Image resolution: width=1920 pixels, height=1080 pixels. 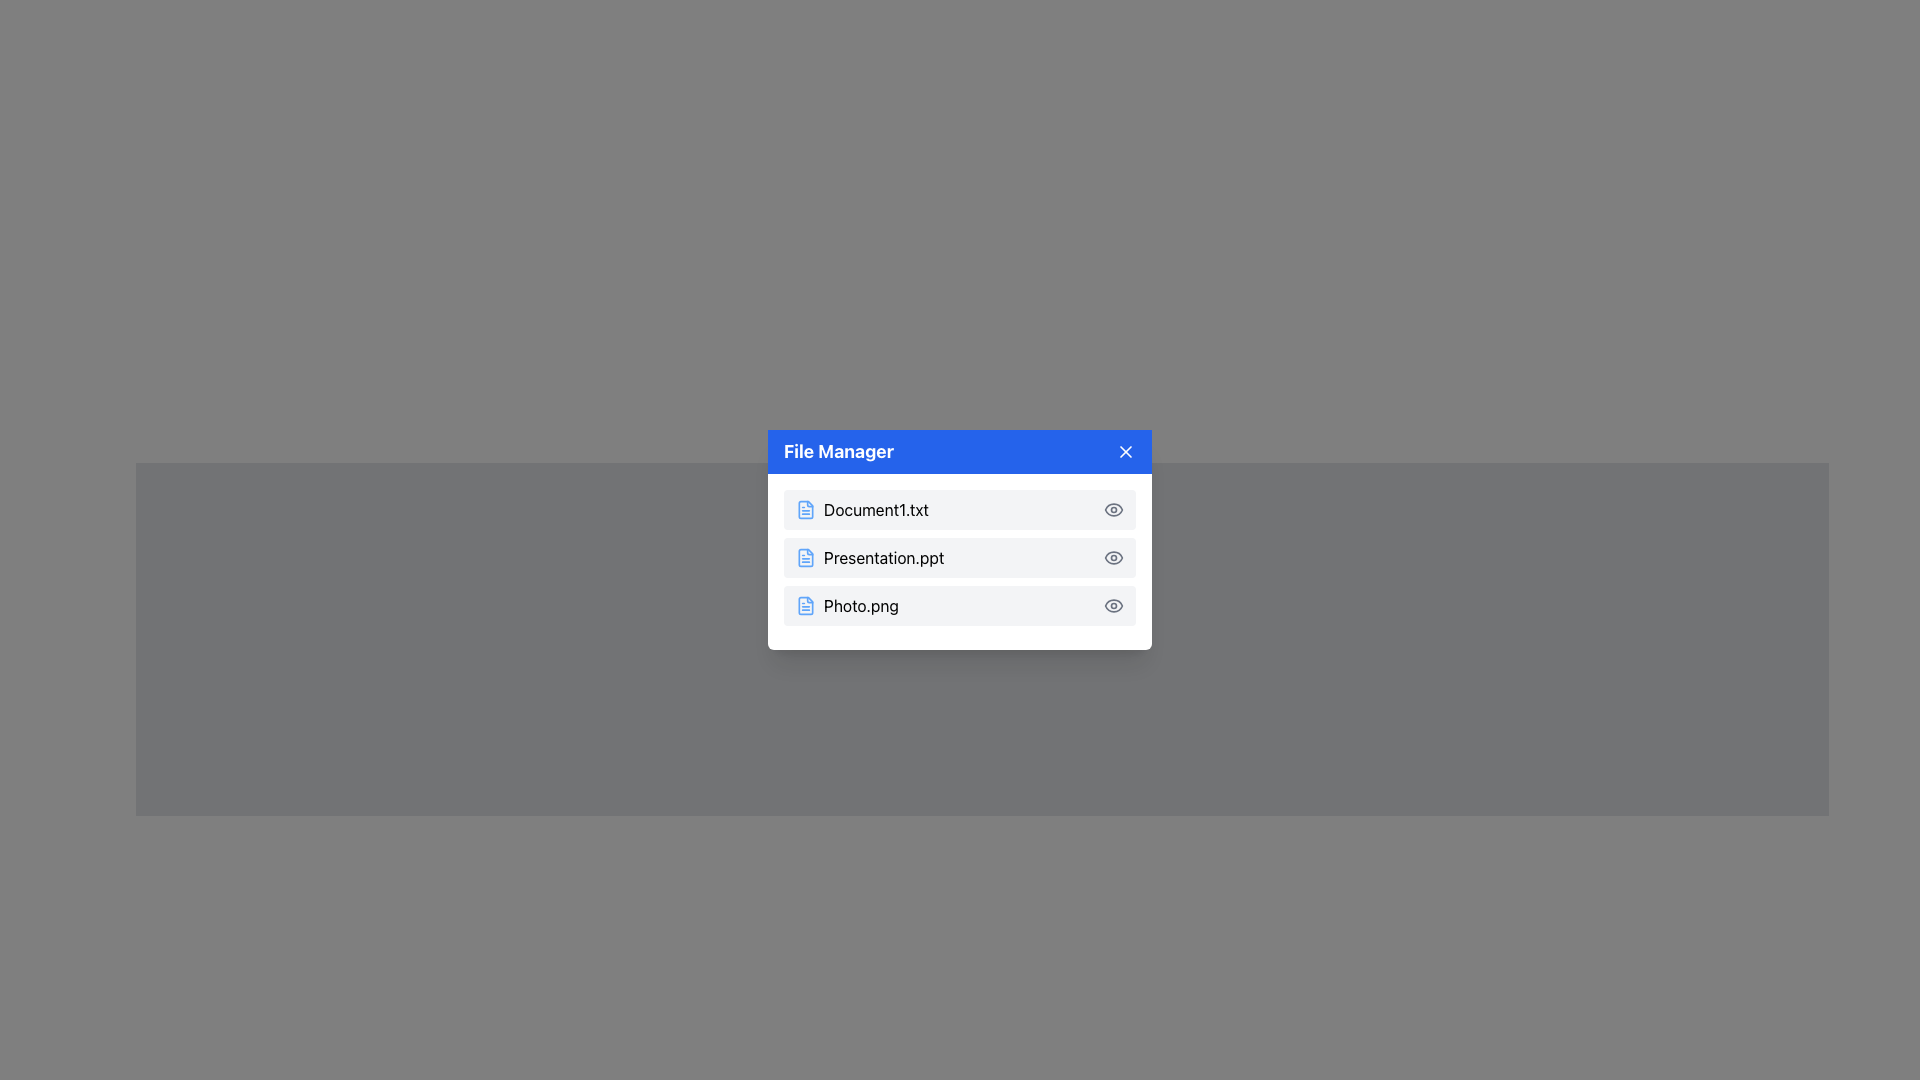 I want to click on the file type icon representing 'Document1.txt', located to the left of the text in the file manager dialog box, so click(x=806, y=508).